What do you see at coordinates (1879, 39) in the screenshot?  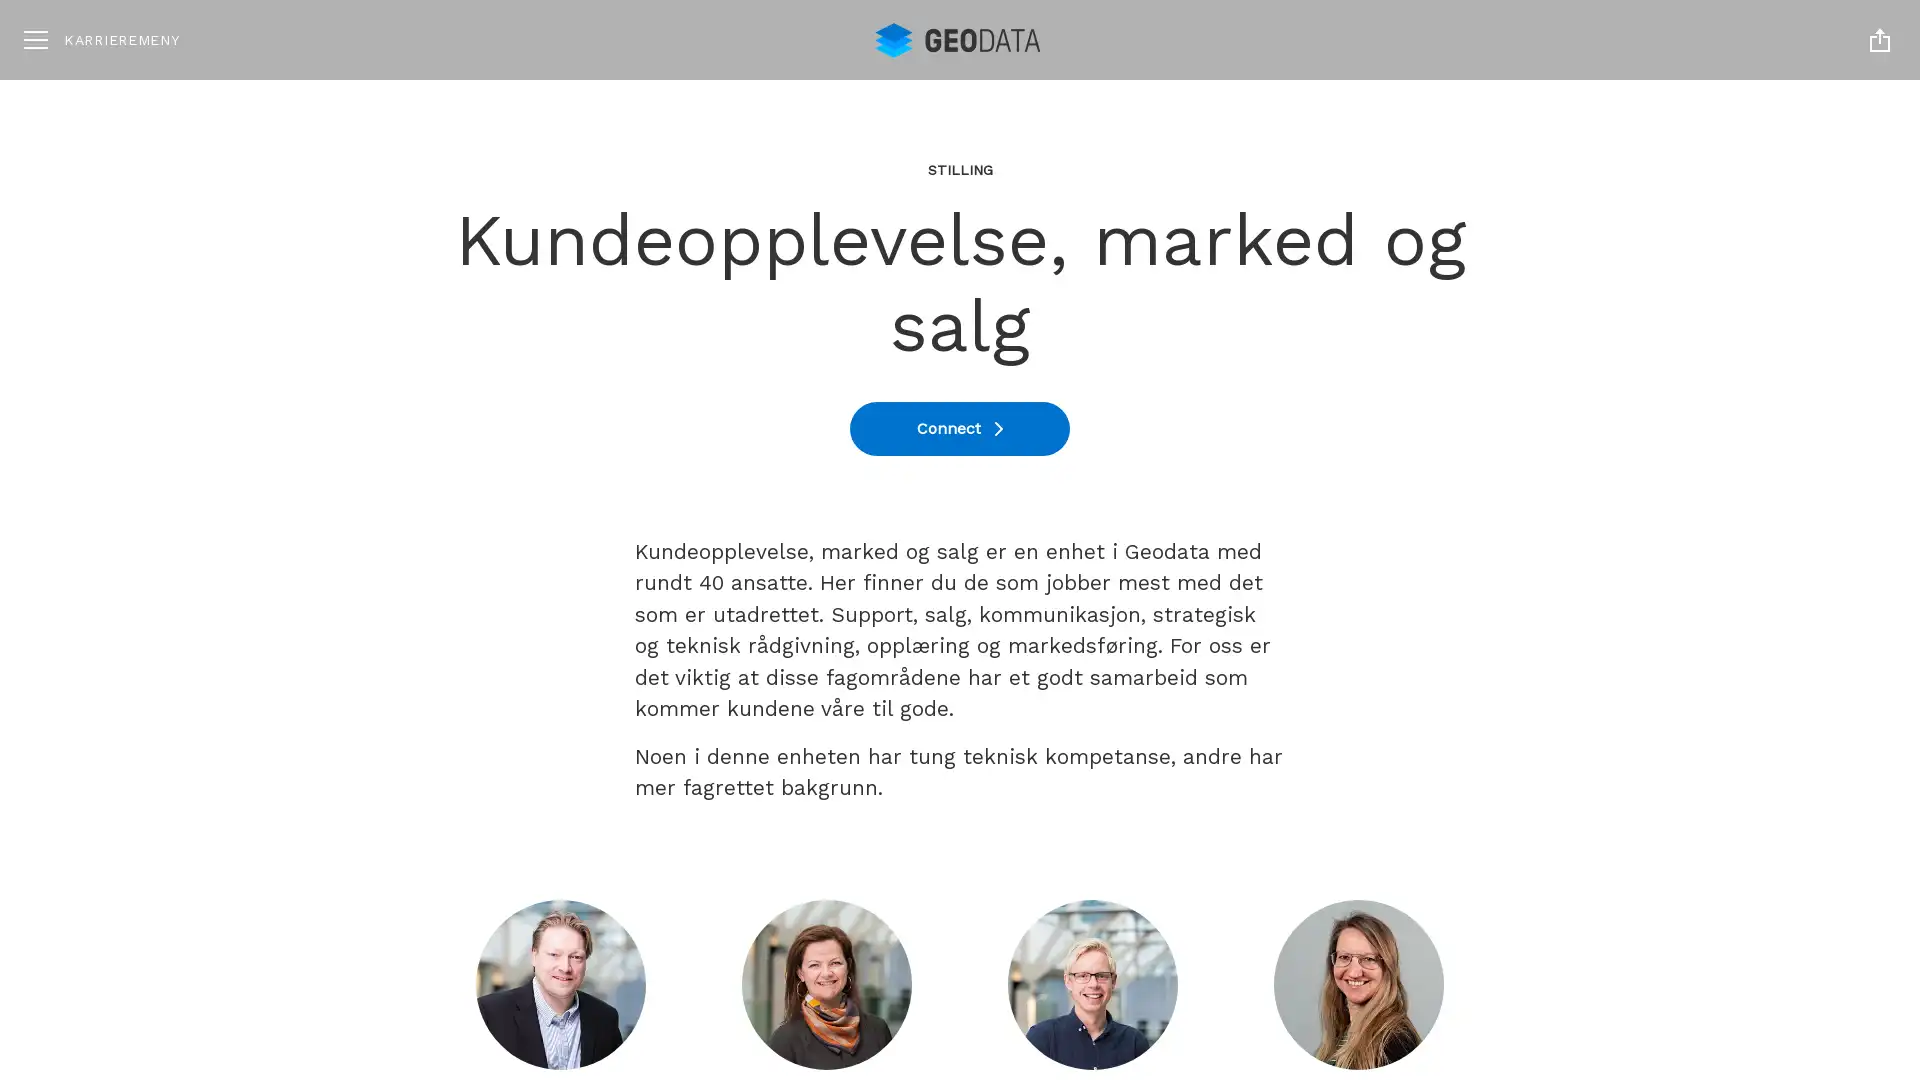 I see `Del side` at bounding box center [1879, 39].